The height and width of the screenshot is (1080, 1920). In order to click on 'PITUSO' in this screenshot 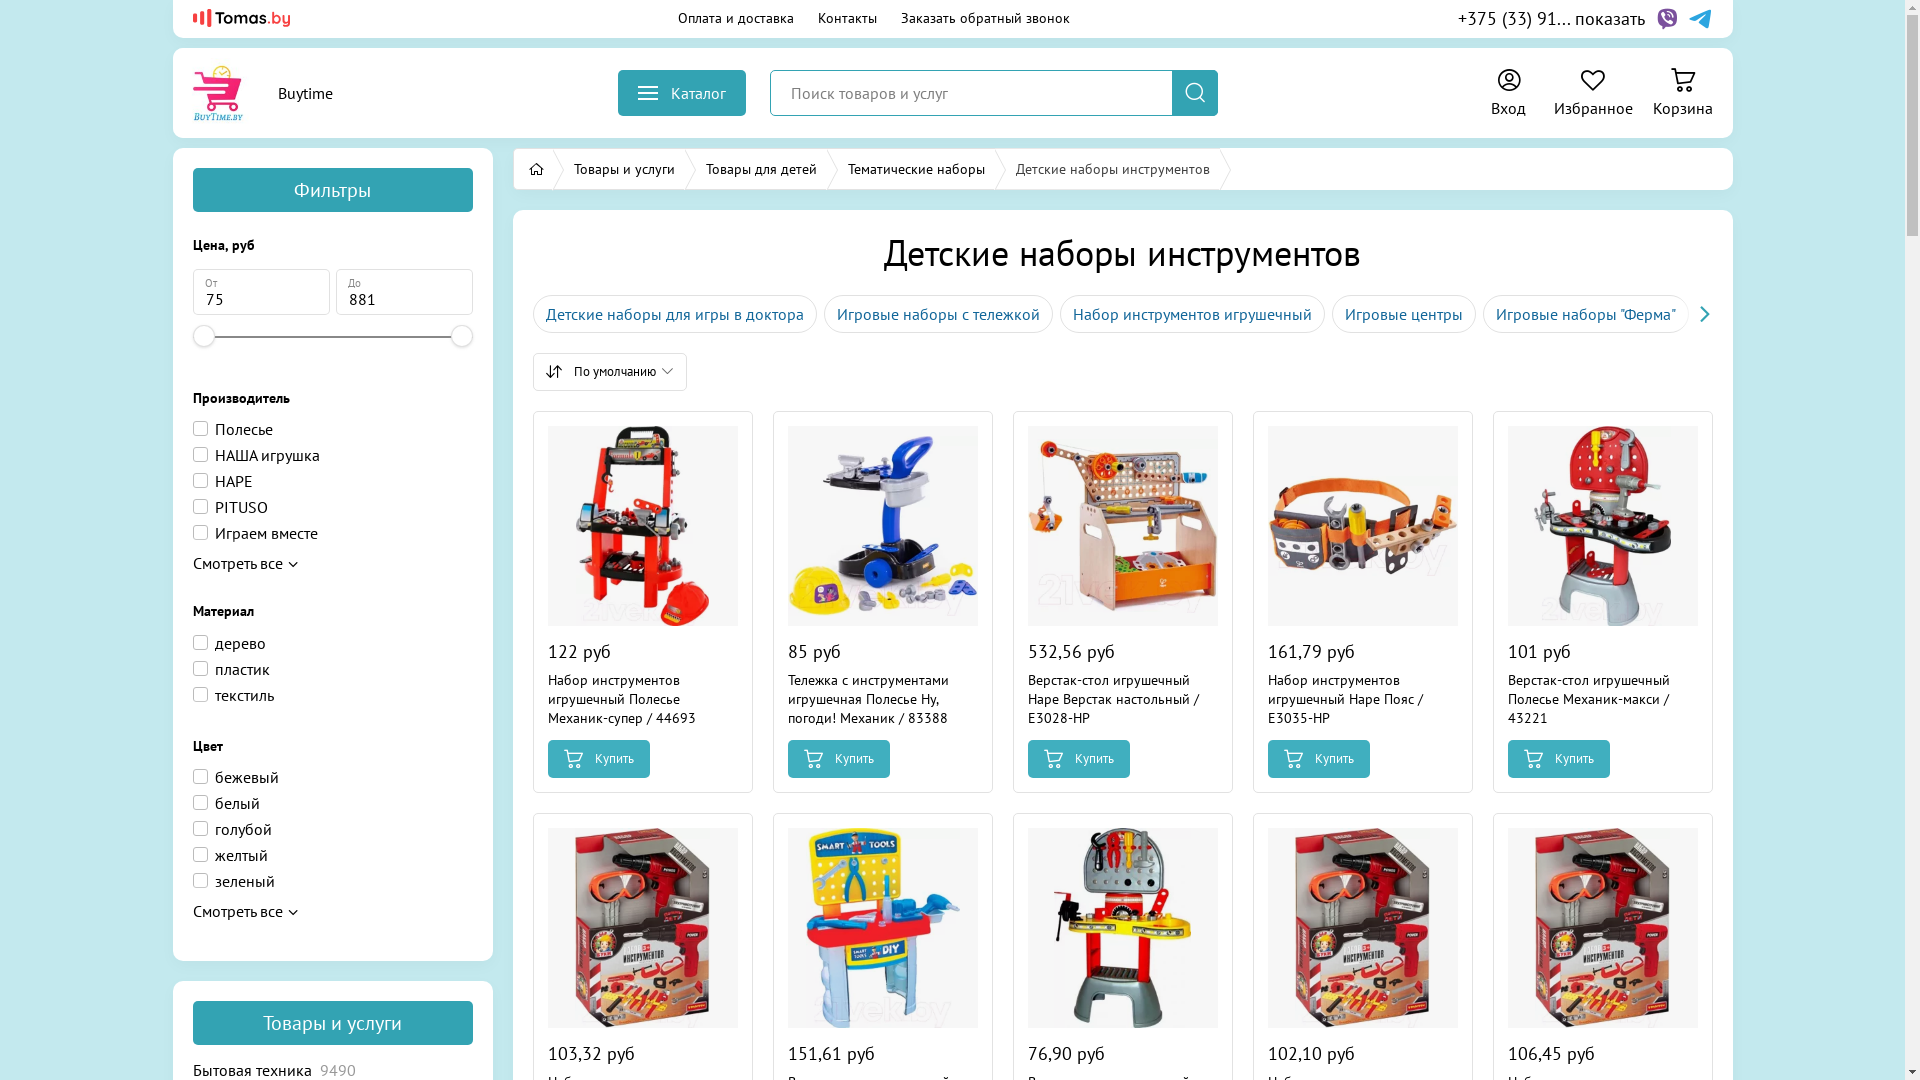, I will do `click(229, 505)`.